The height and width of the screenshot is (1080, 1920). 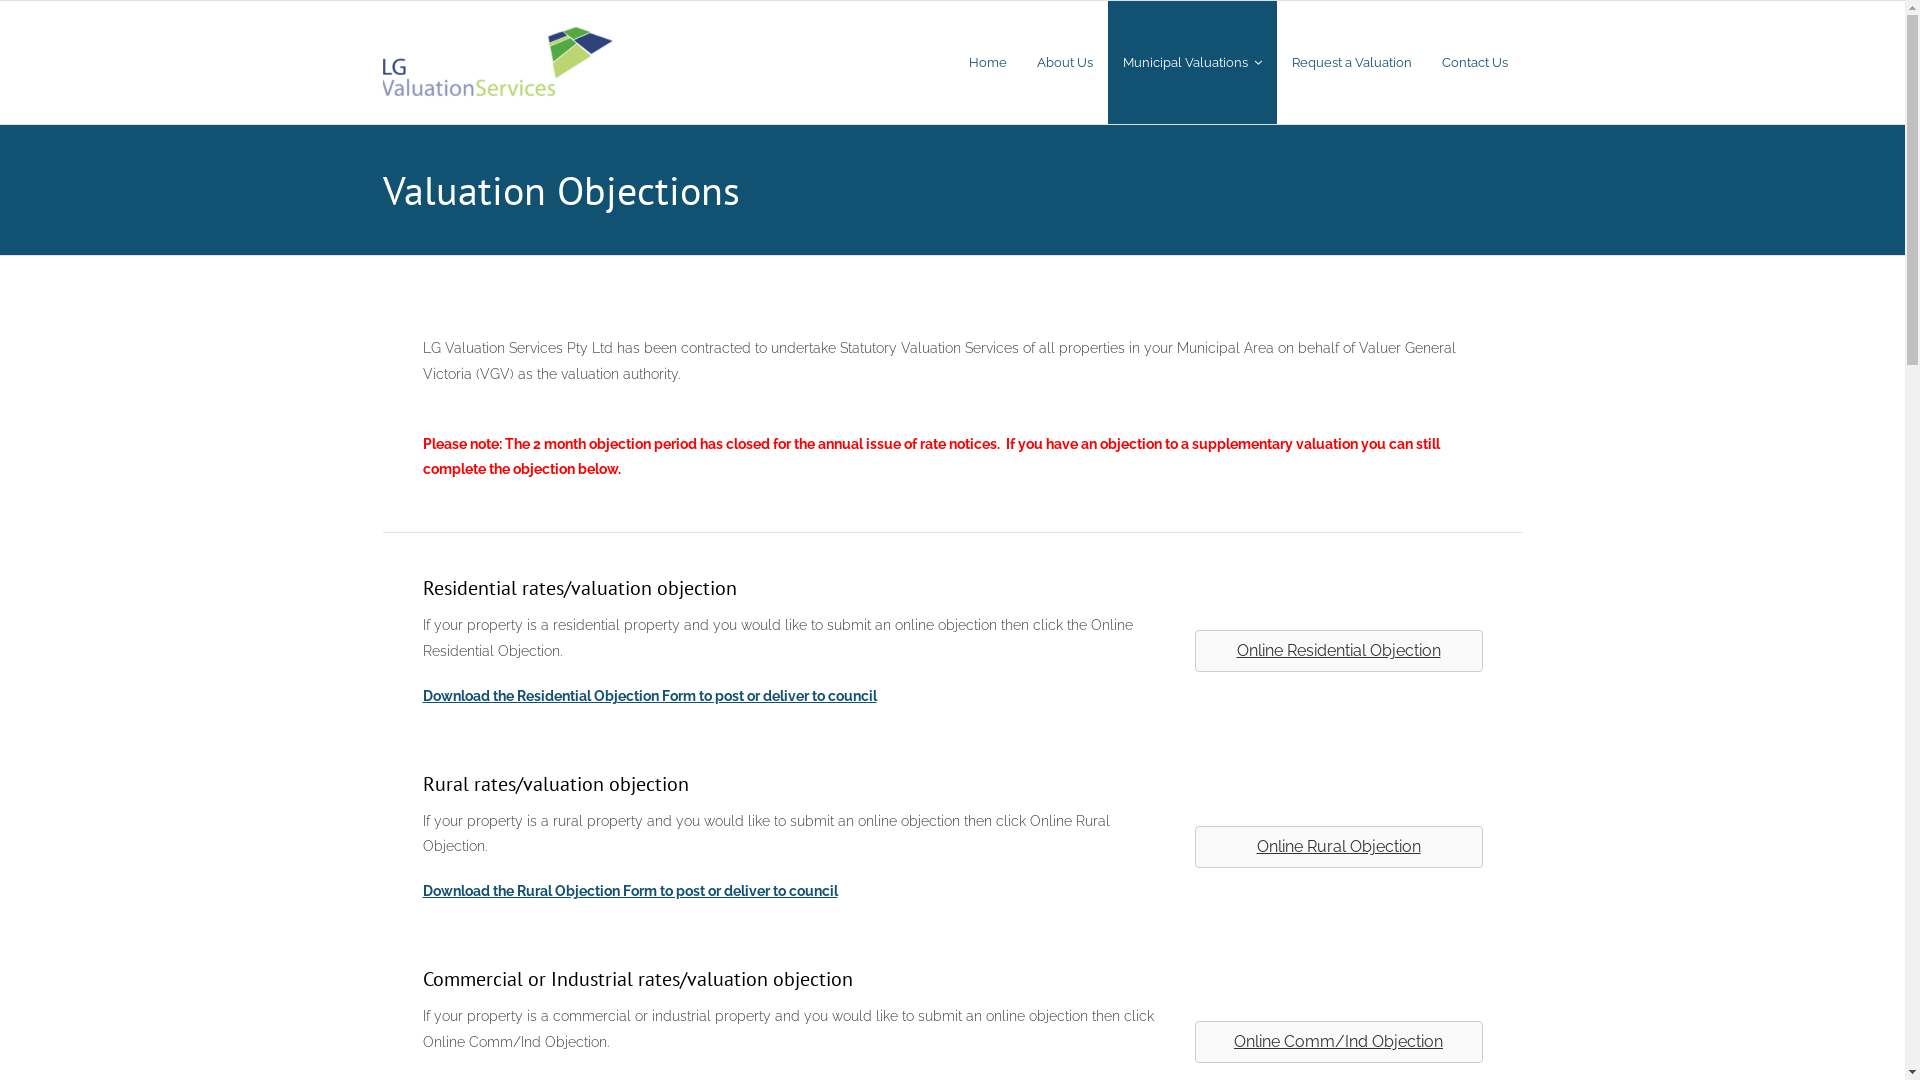 I want to click on 'Online Rural Objection', so click(x=1338, y=847).